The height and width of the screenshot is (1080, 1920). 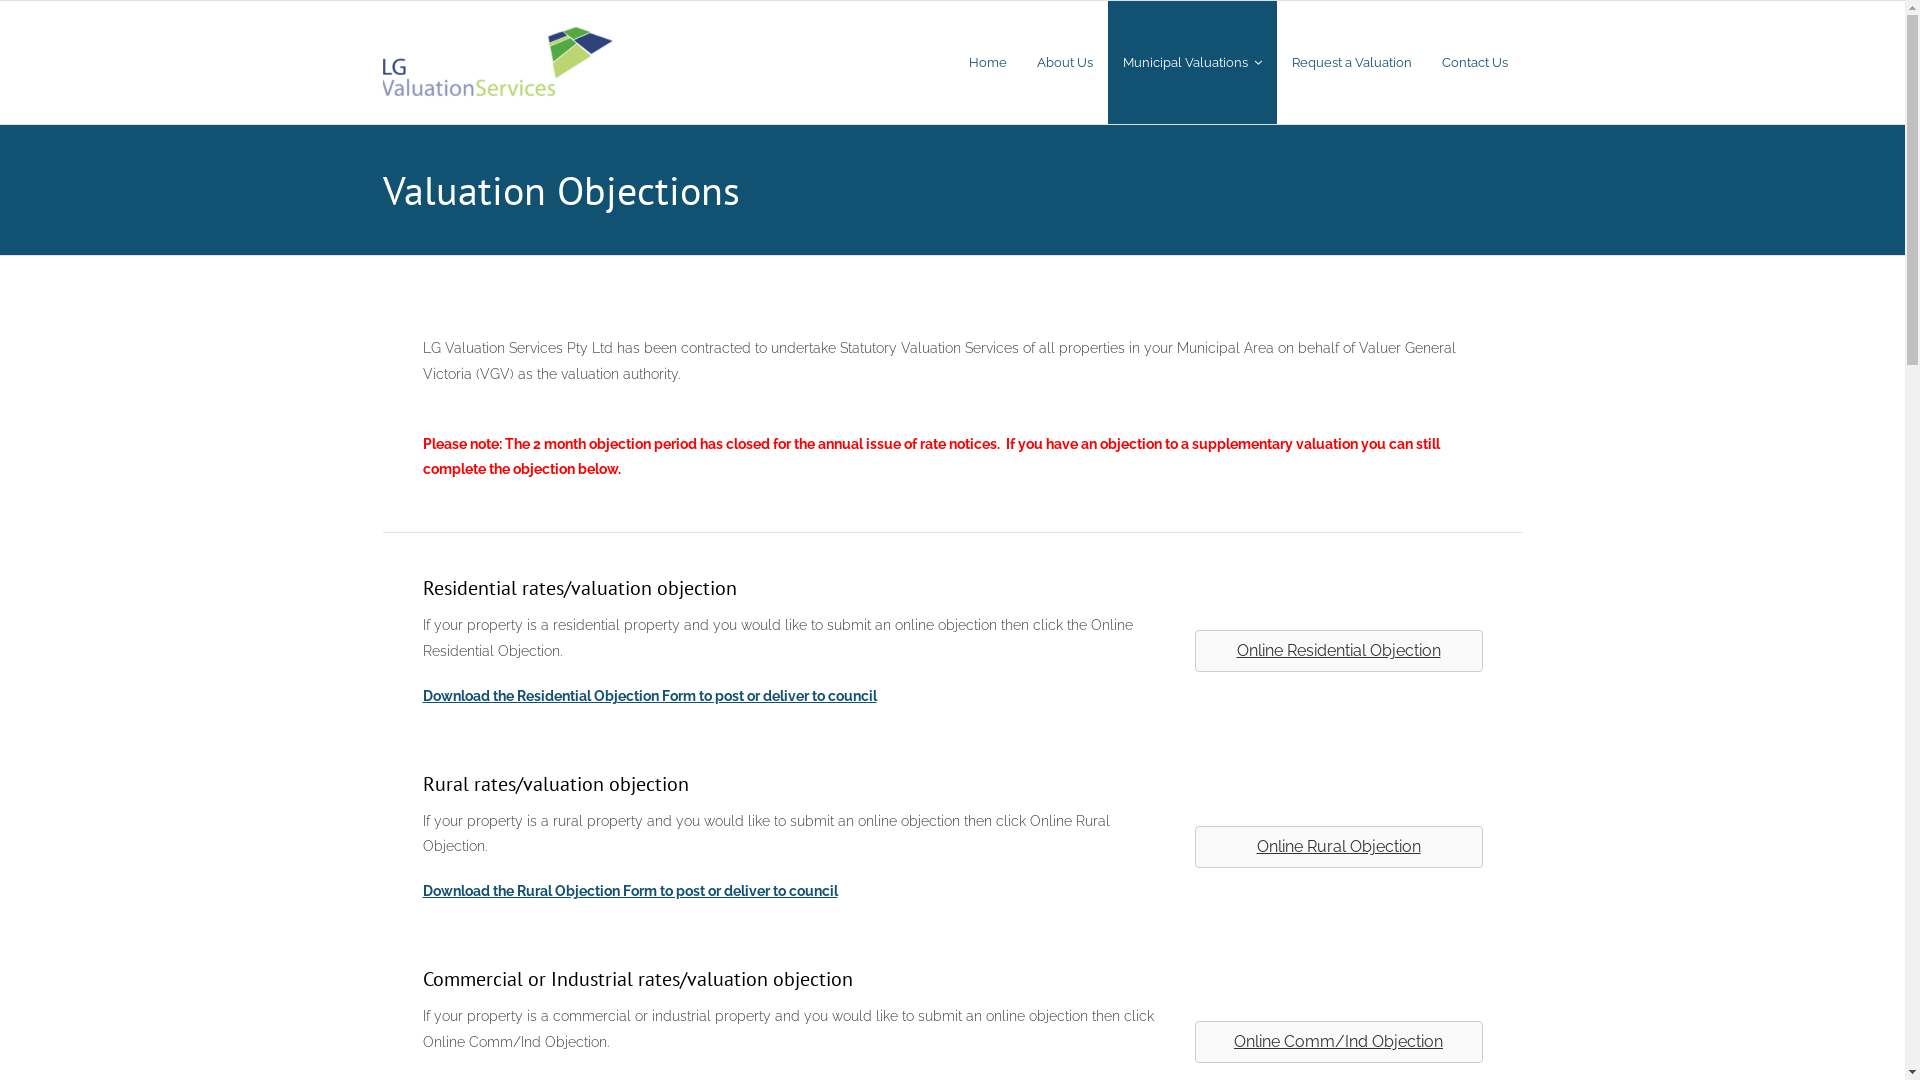 I want to click on 'Online Rural Objection', so click(x=1338, y=847).